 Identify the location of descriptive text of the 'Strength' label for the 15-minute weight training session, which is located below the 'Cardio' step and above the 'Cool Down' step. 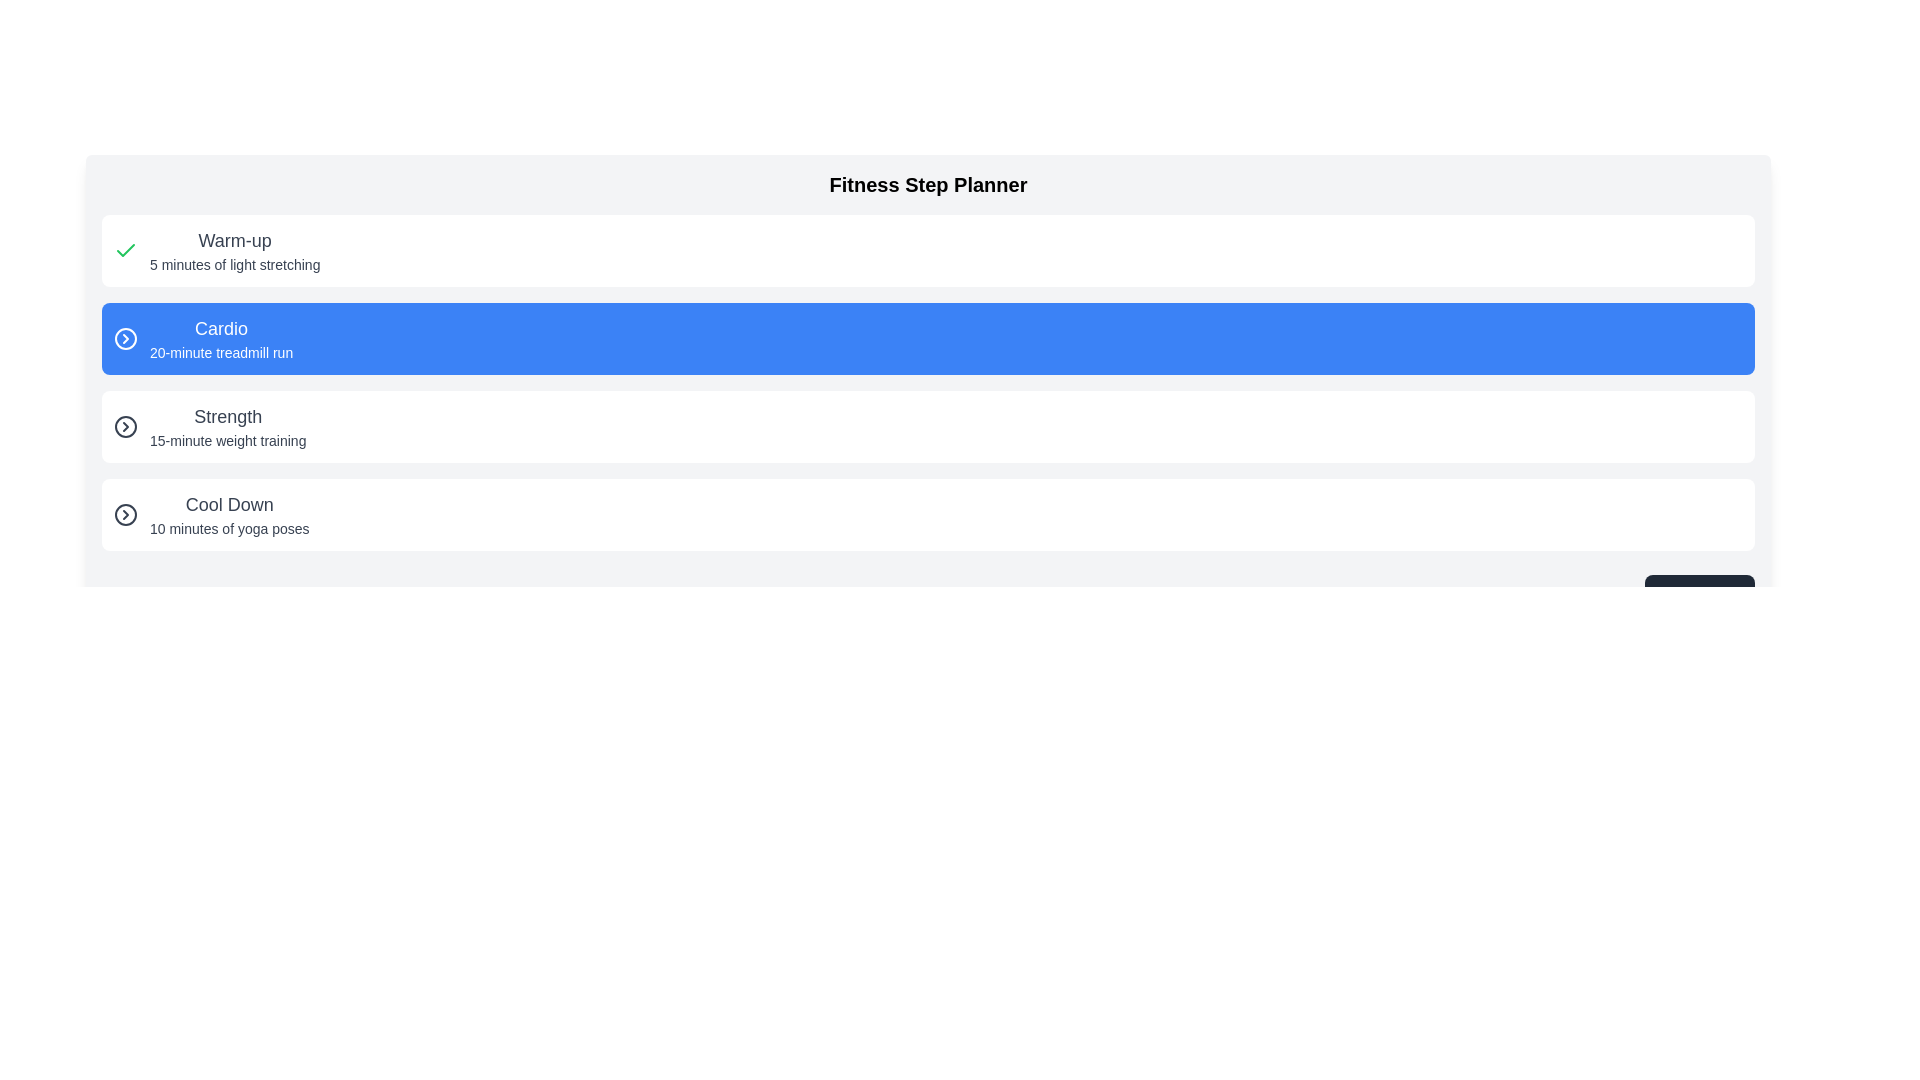
(228, 426).